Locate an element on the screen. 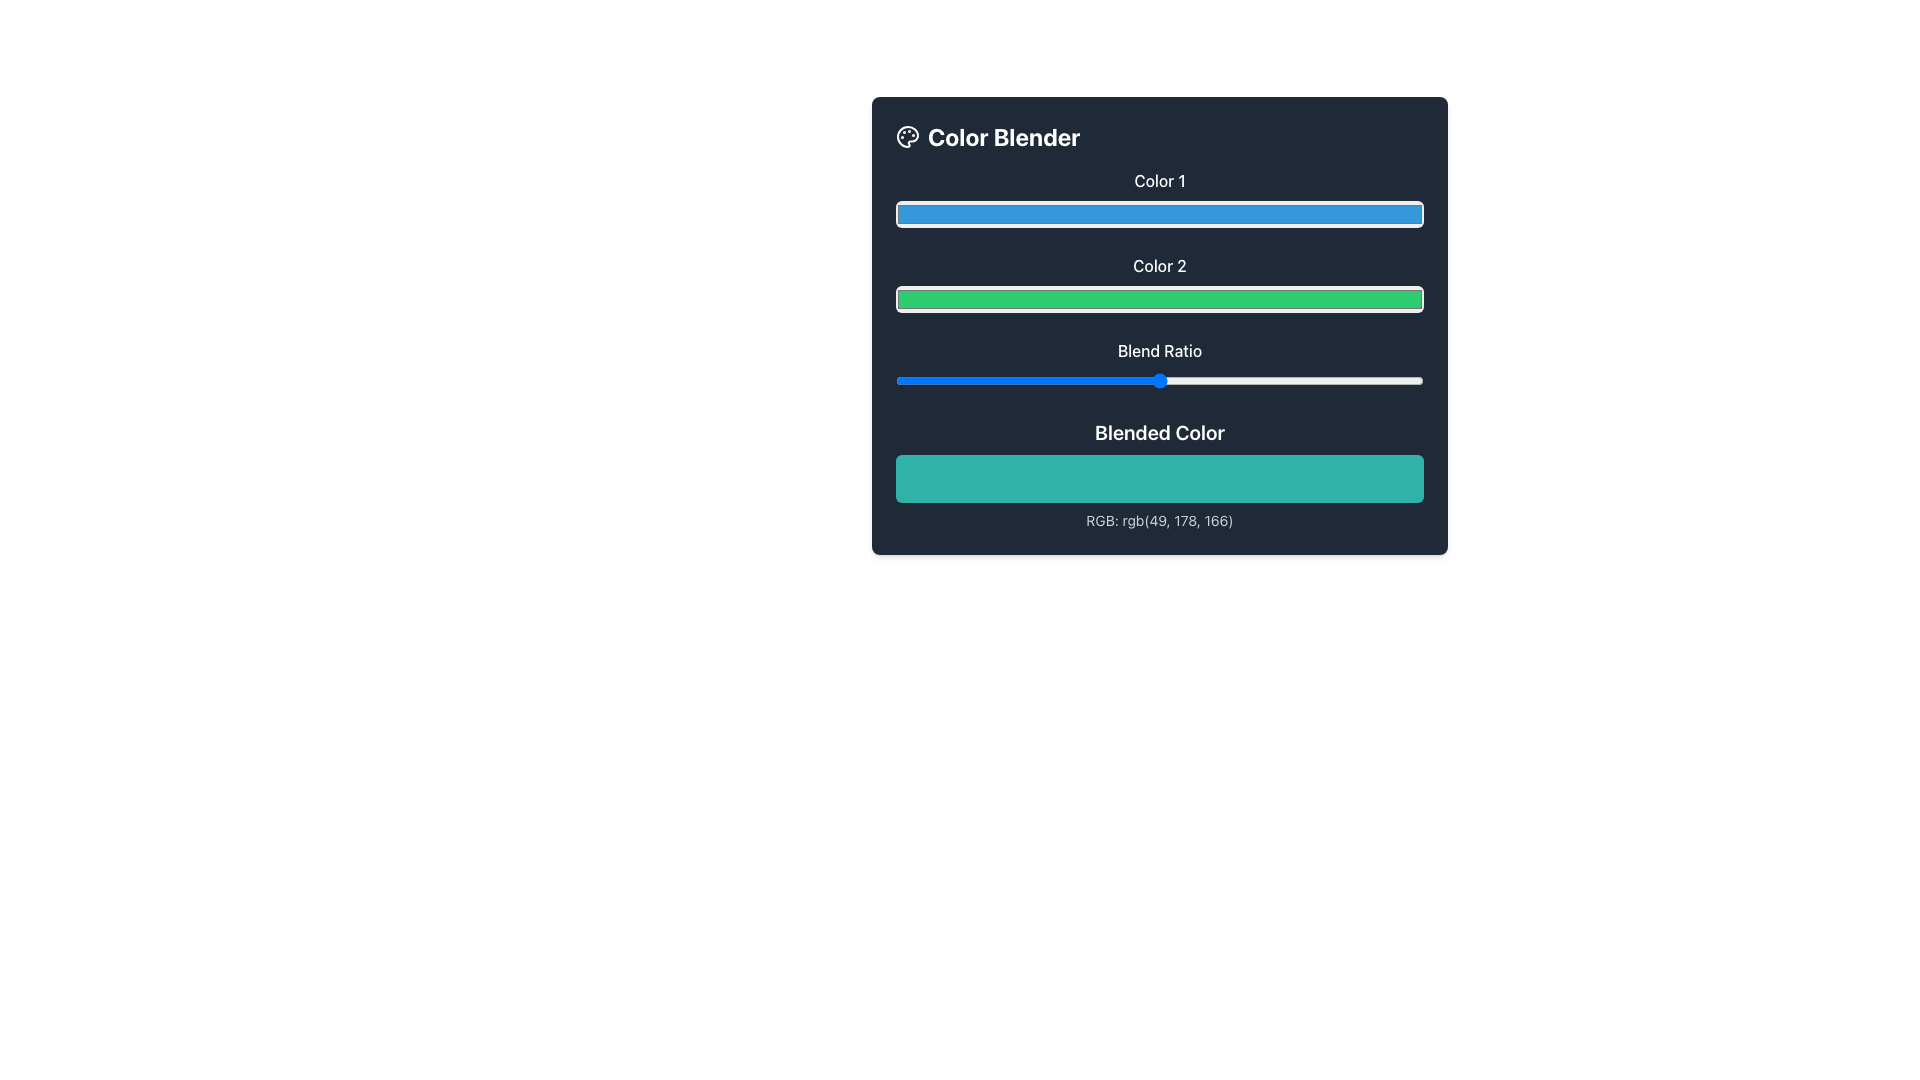 This screenshot has width=1920, height=1080. the Blend Ratio slider is located at coordinates (1254, 381).